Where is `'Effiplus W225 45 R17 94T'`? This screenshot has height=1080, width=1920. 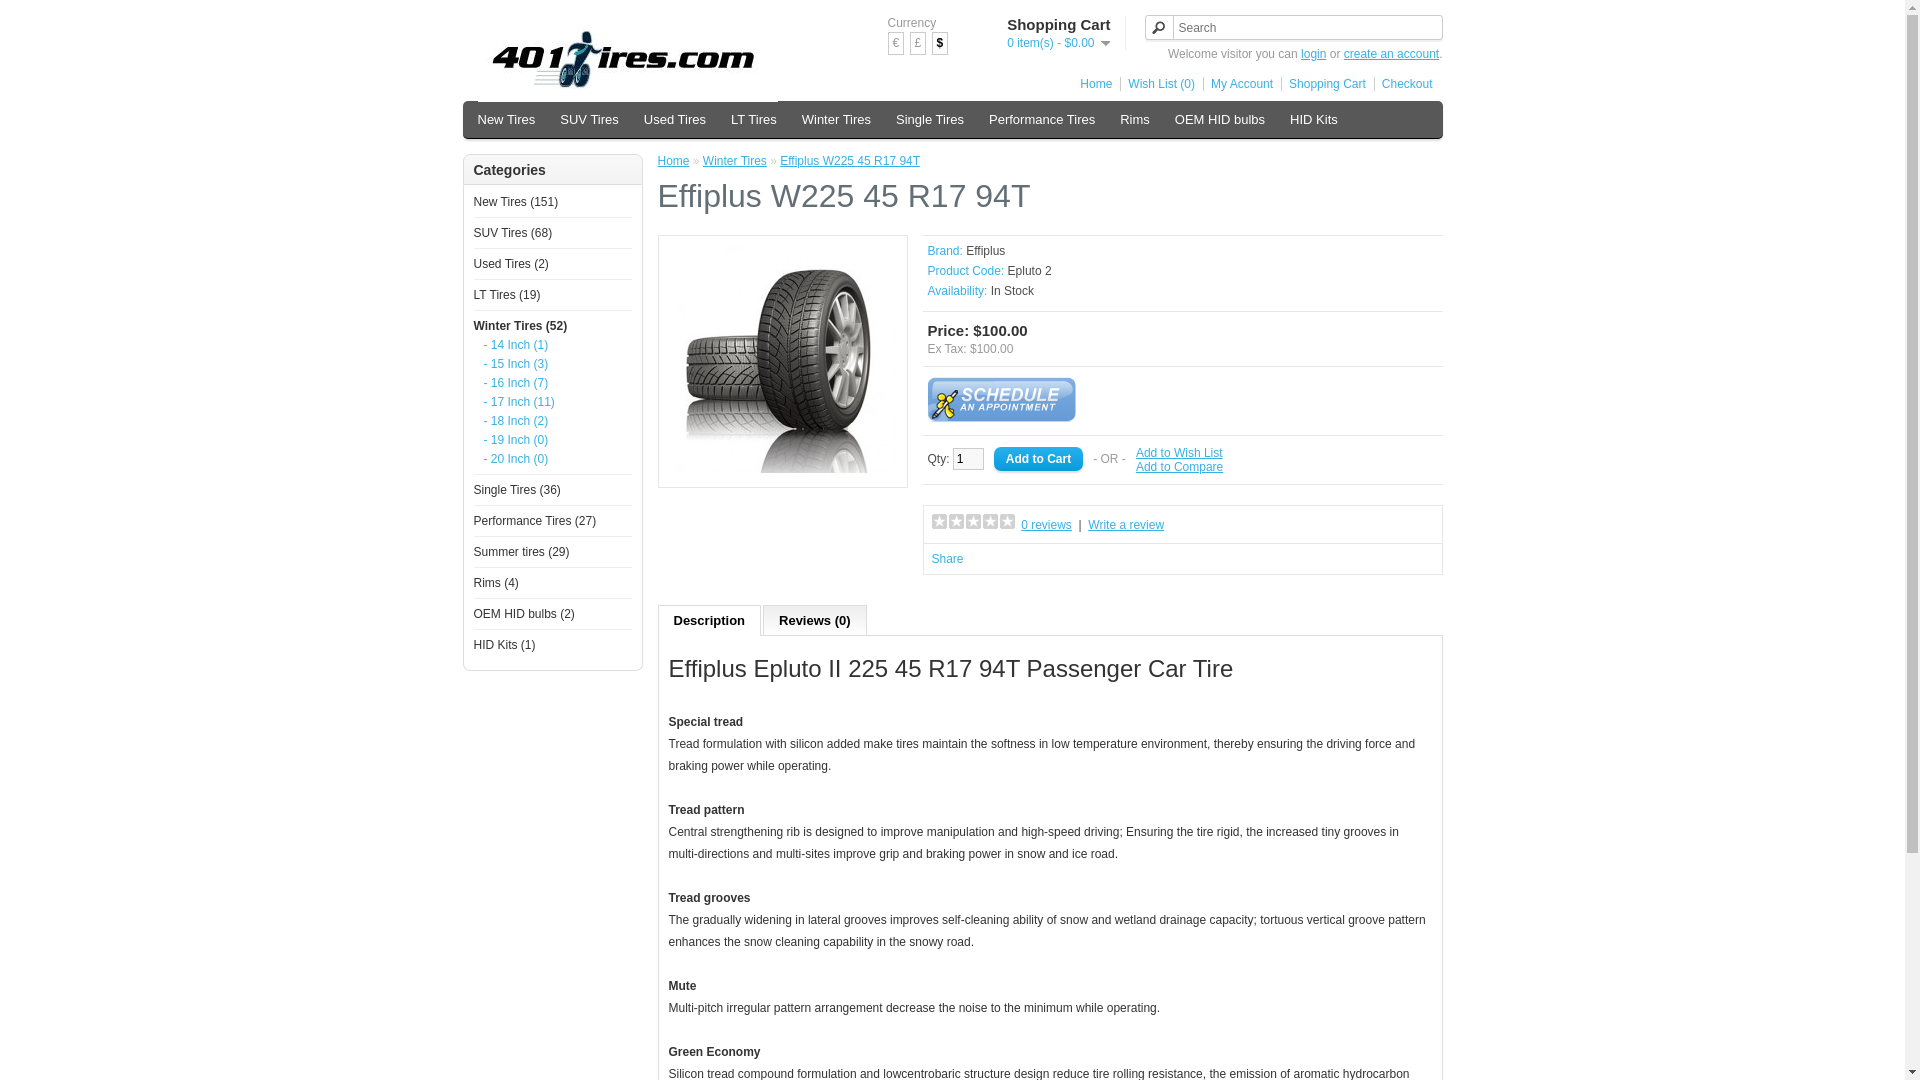 'Effiplus W225 45 R17 94T' is located at coordinates (781, 470).